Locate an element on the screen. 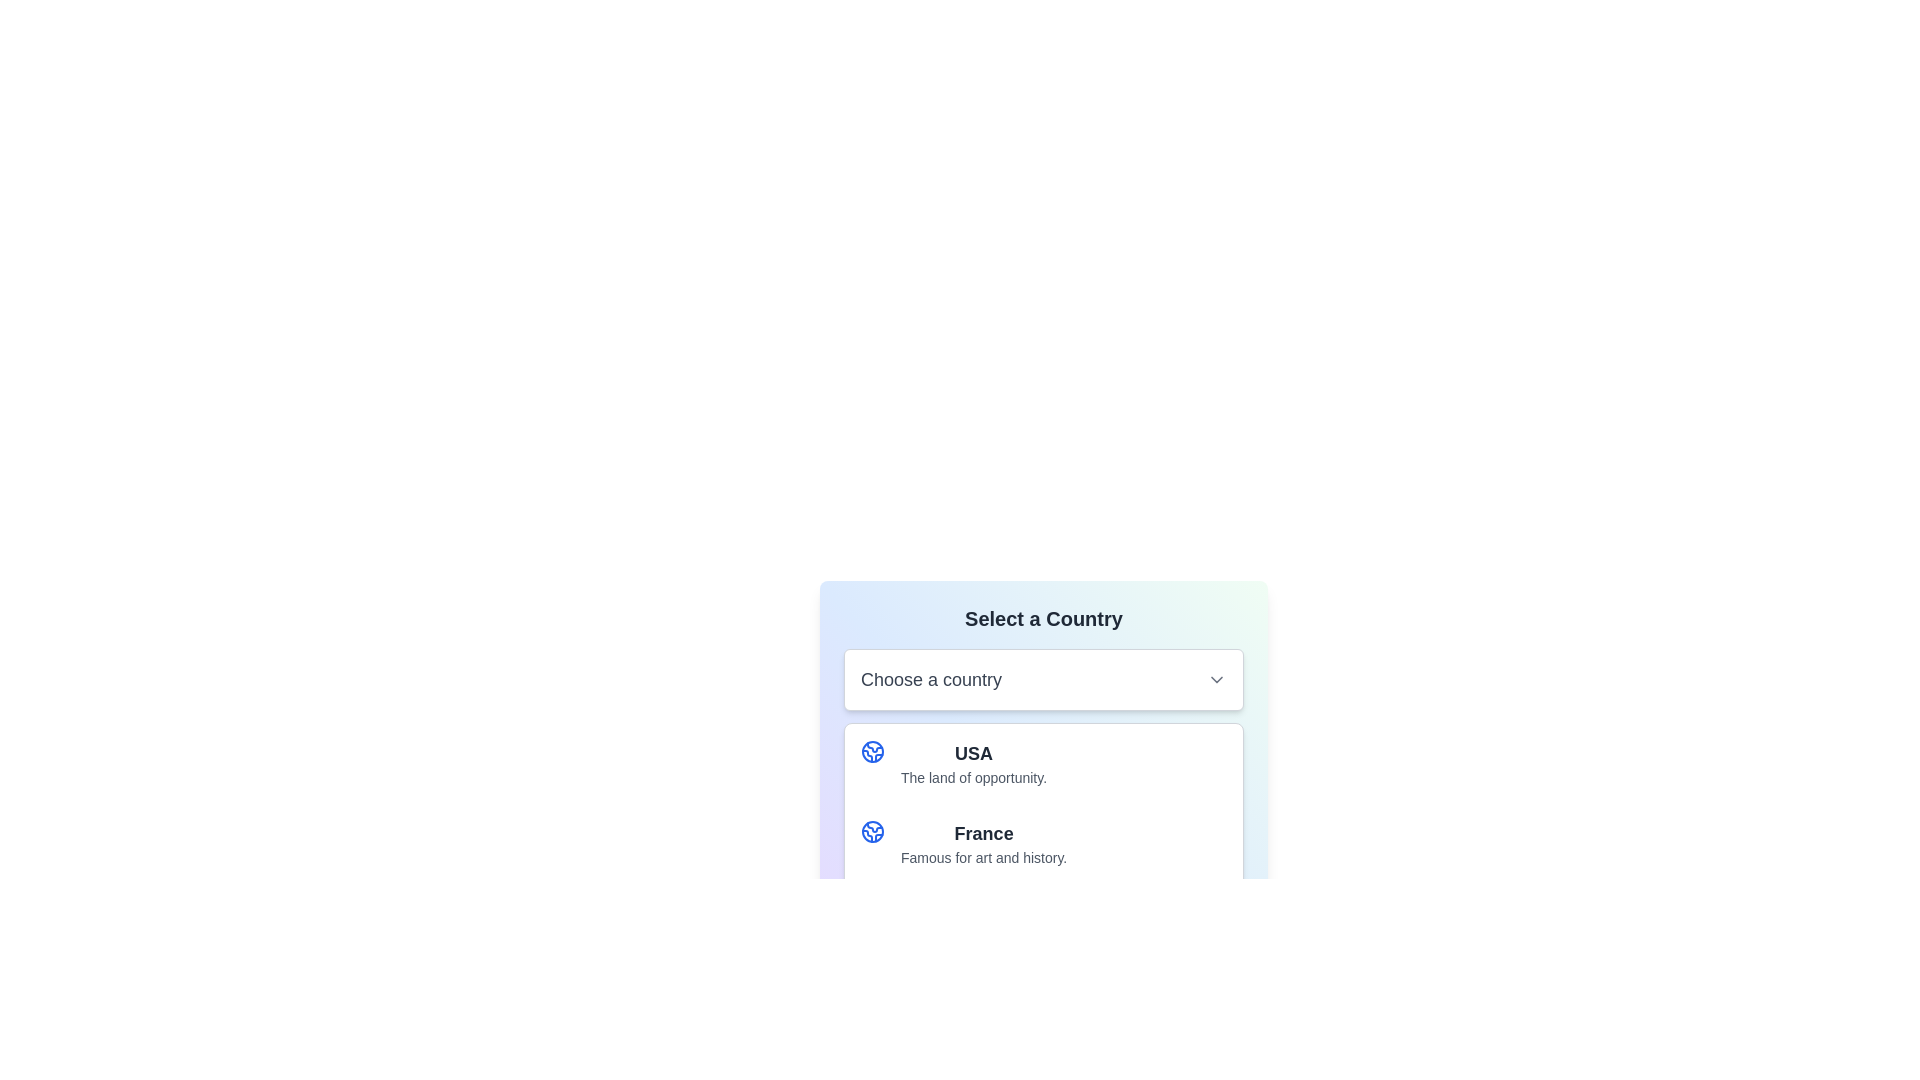 The image size is (1920, 1080). the Dropdown selector labeled 'Choose a country' is located at coordinates (1042, 678).